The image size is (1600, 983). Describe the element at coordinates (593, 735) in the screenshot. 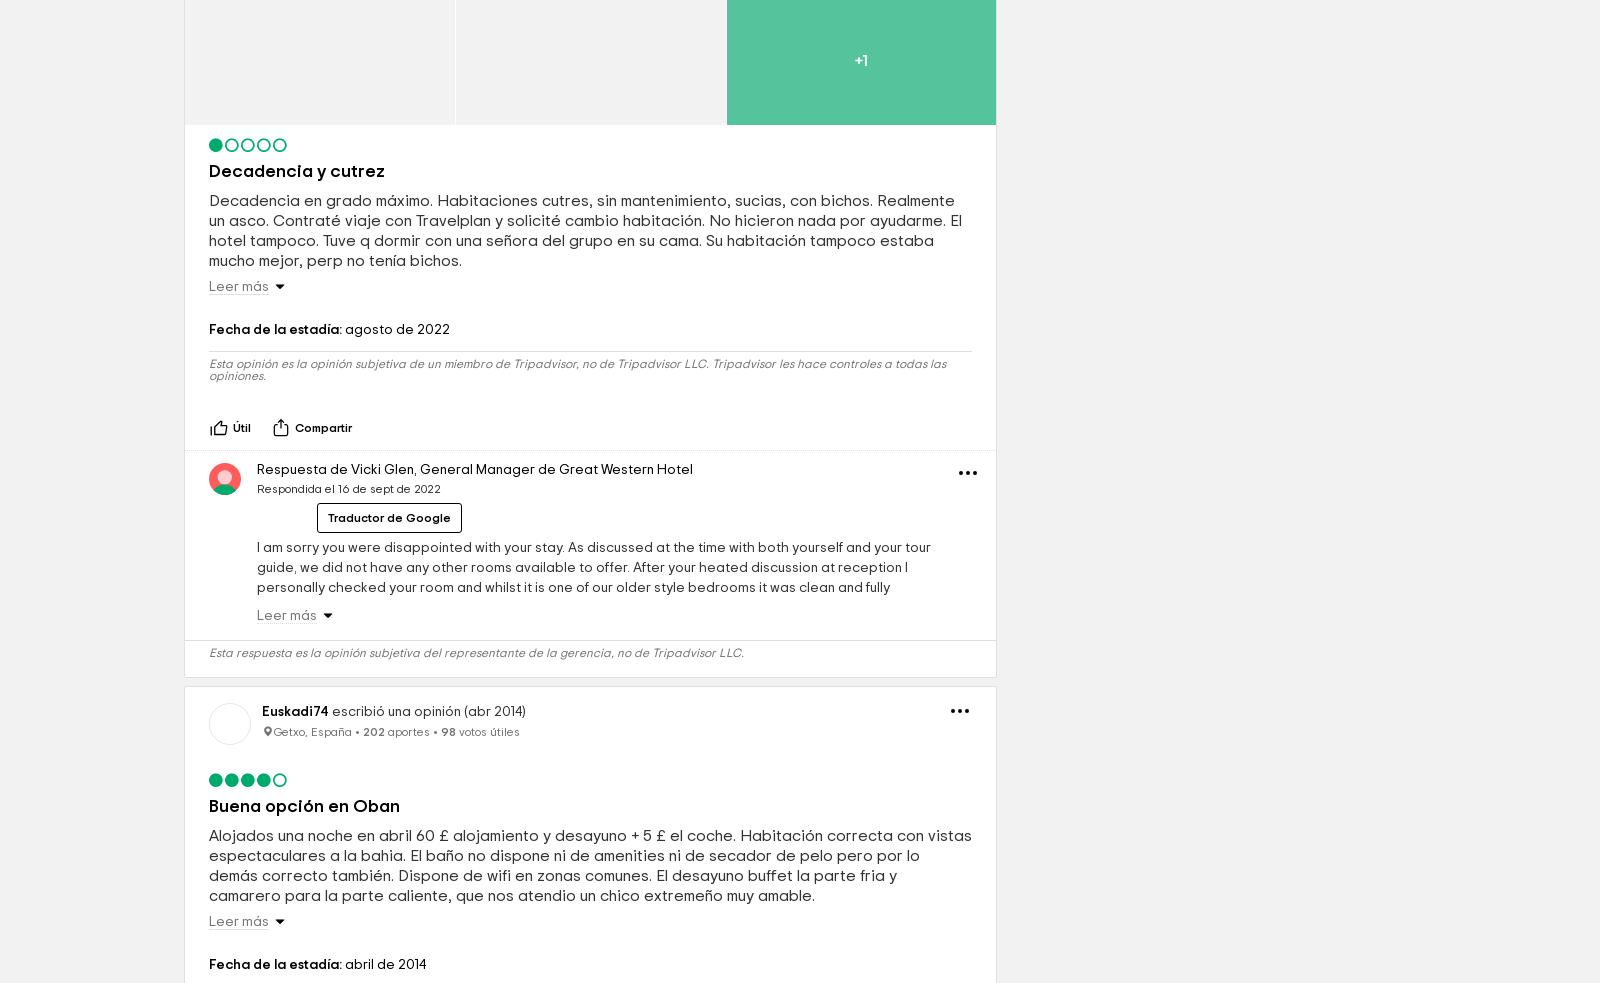

I see `'I am sorry you were disappointed with your stay. As discussed at the time with both yourself and your tour guide, we did not have any other rooms available to offer. After your heated discussion at reception I personally checked your room and whilst it is one of our older style bedrooms it was clean and fully serviced. We have serviced many groups for your tour operator this summer and as the tour guide confirmed at the time, have received no complaints. I wish you luck in your future travels. Kind regards Vicki Glen General Manager'` at that location.